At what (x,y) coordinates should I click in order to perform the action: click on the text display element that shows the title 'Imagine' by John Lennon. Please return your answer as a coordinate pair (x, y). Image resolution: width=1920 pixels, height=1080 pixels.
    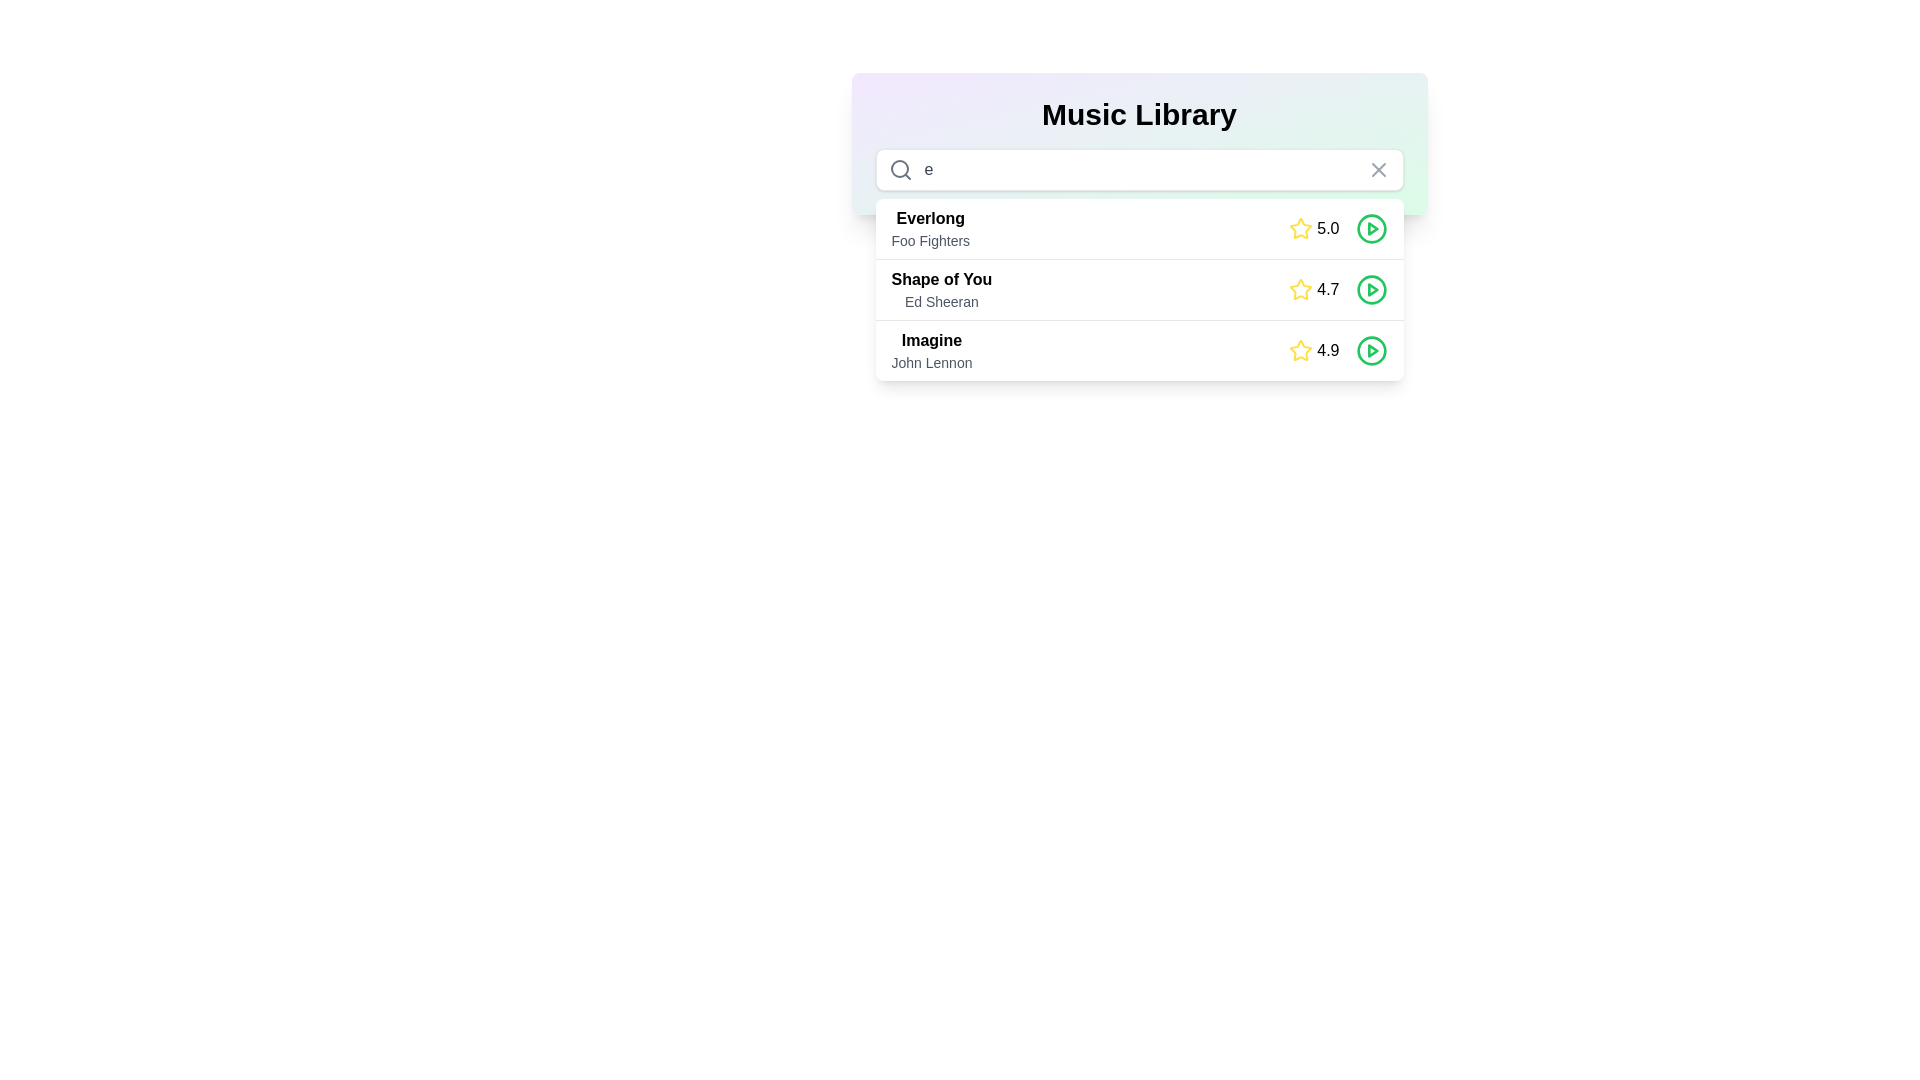
    Looking at the image, I should click on (930, 350).